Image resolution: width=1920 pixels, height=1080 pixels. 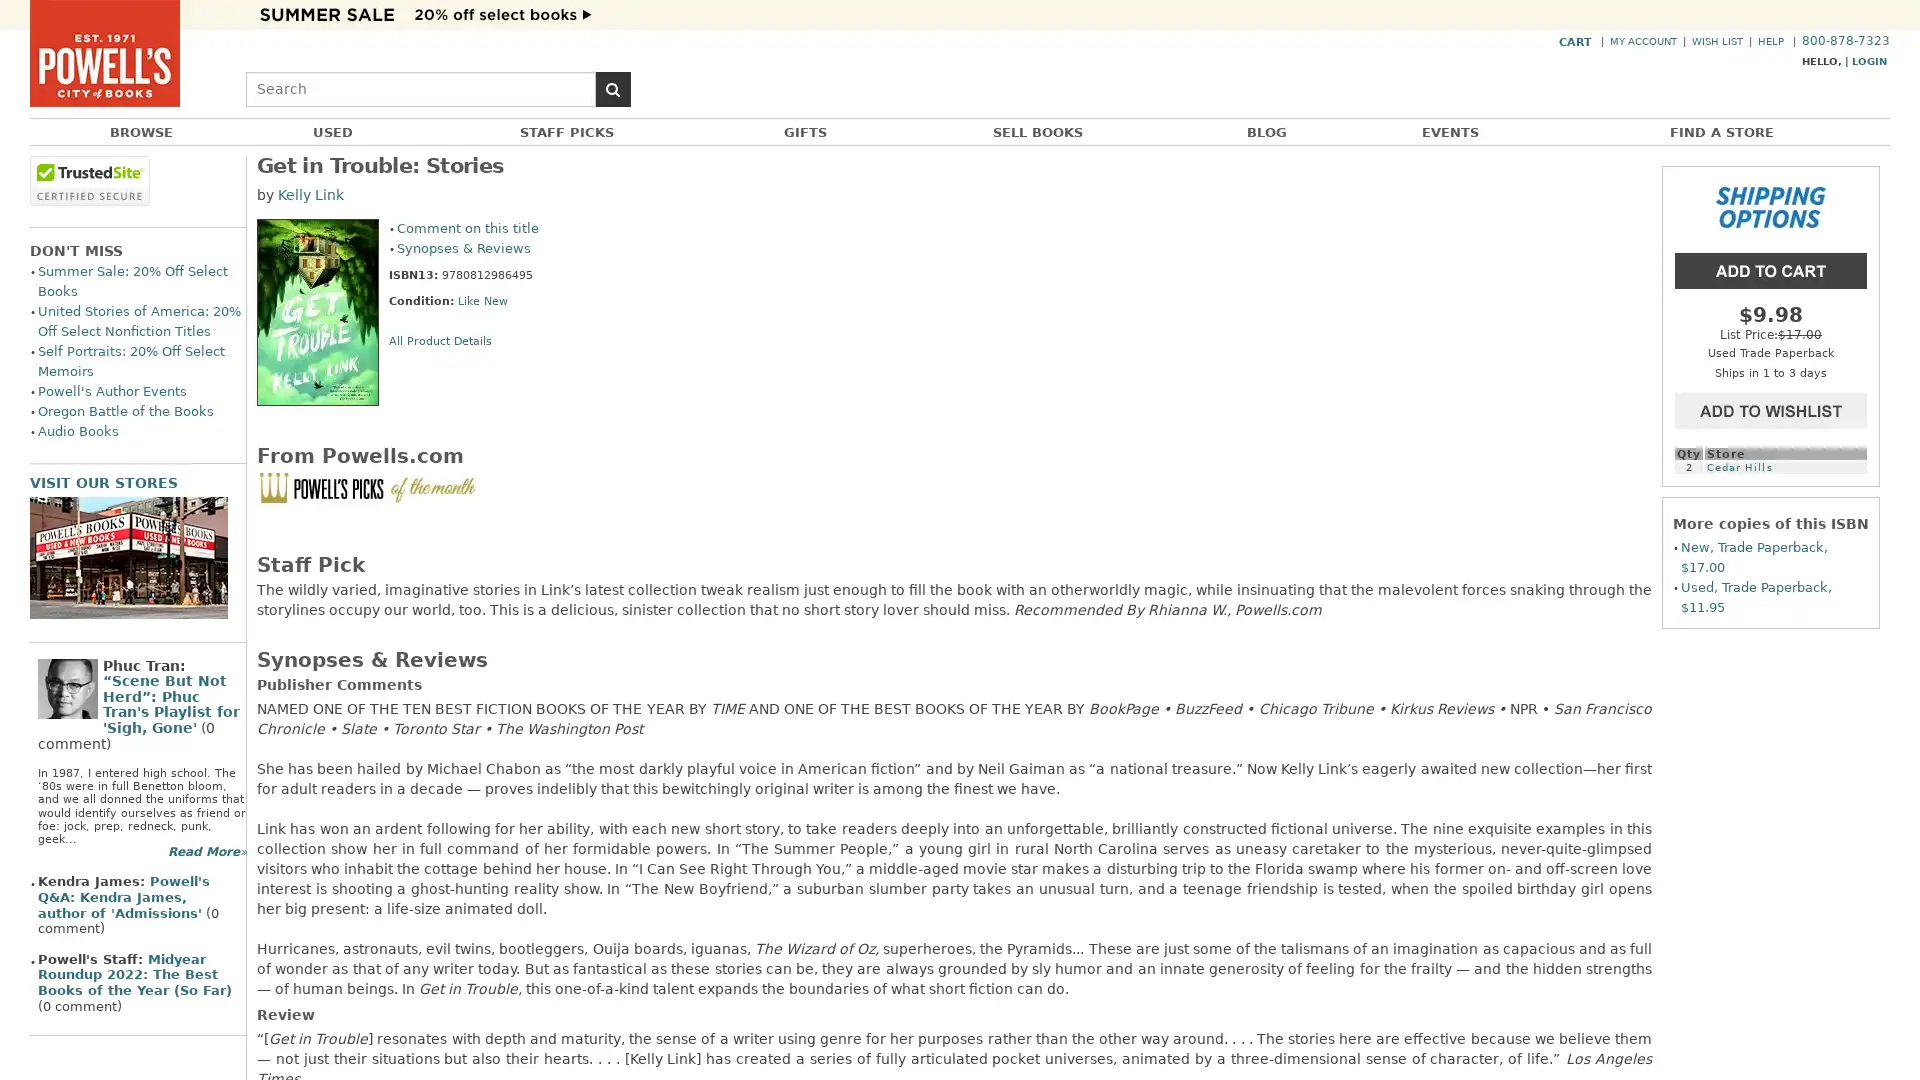 What do you see at coordinates (1771, 268) in the screenshot?
I see `Add to Cart` at bounding box center [1771, 268].